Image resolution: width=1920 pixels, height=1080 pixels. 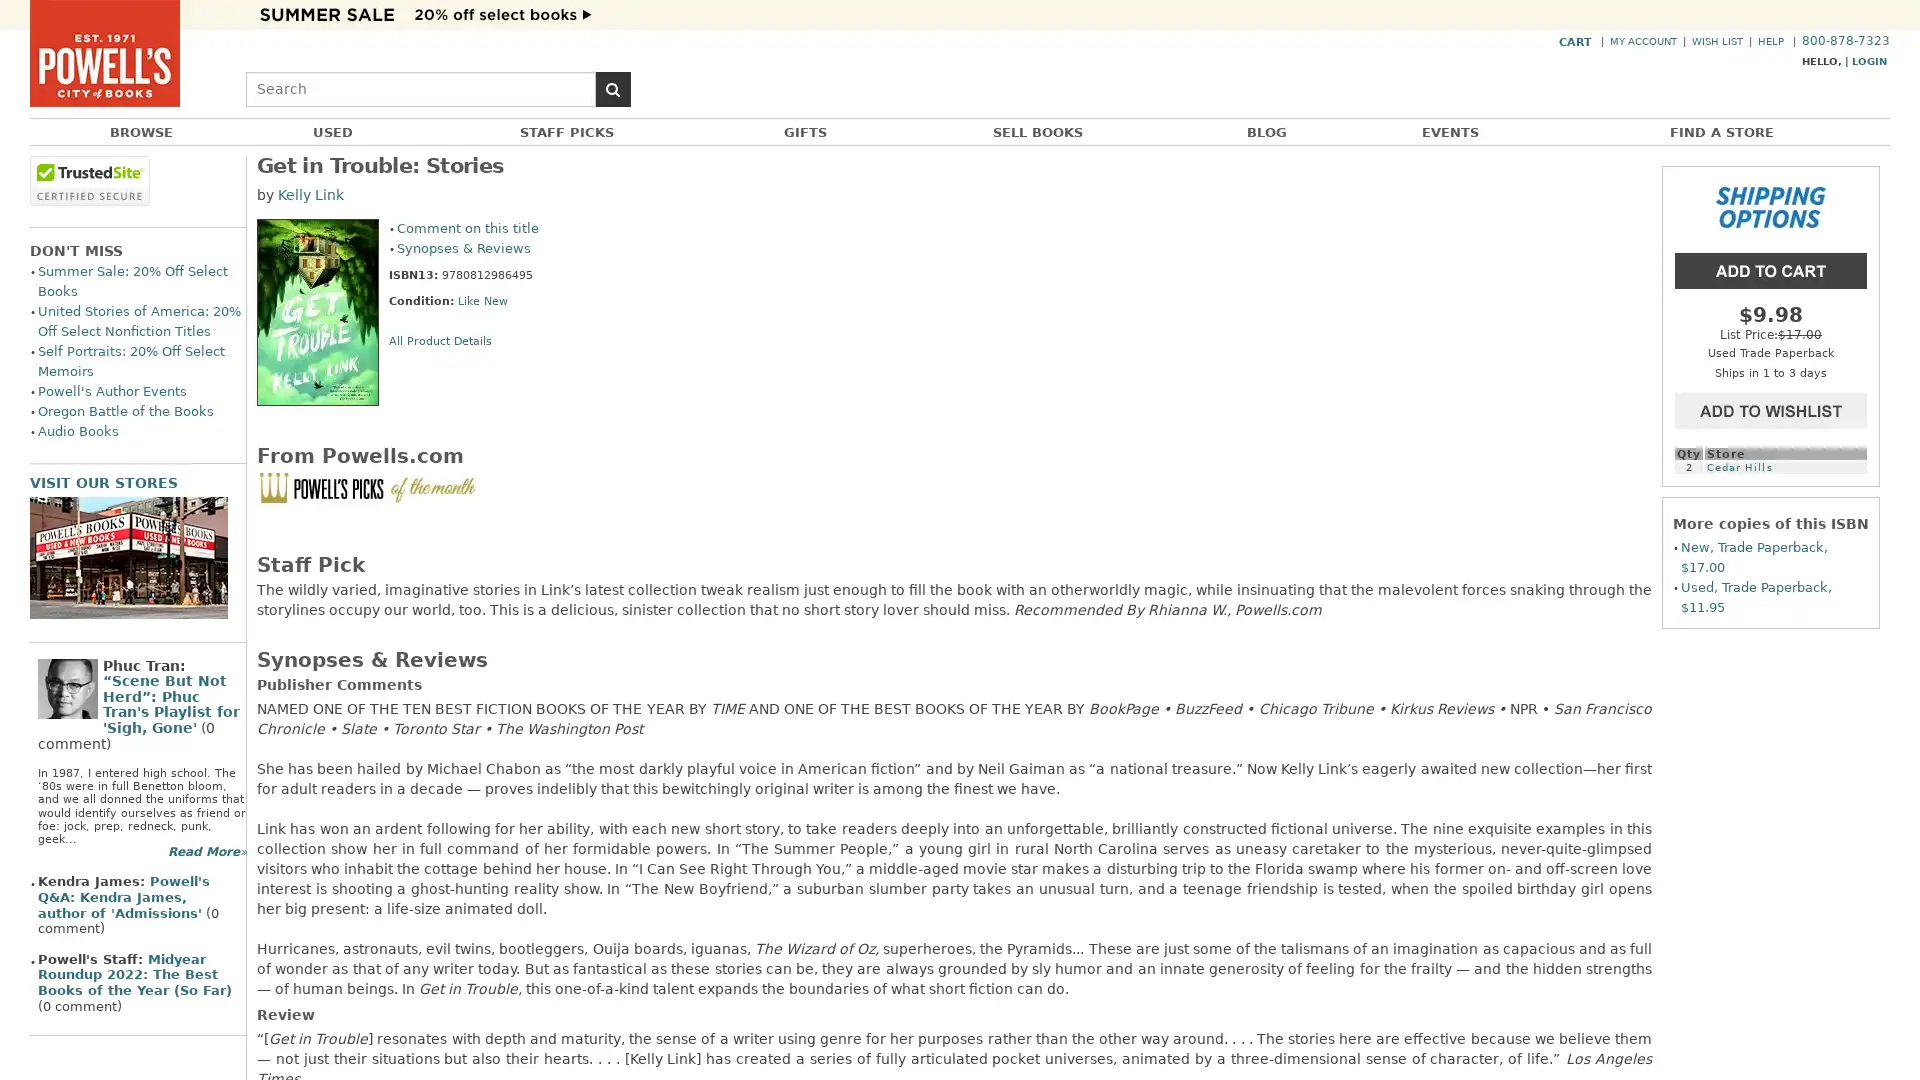 What do you see at coordinates (1771, 268) in the screenshot?
I see `Add to Cart` at bounding box center [1771, 268].